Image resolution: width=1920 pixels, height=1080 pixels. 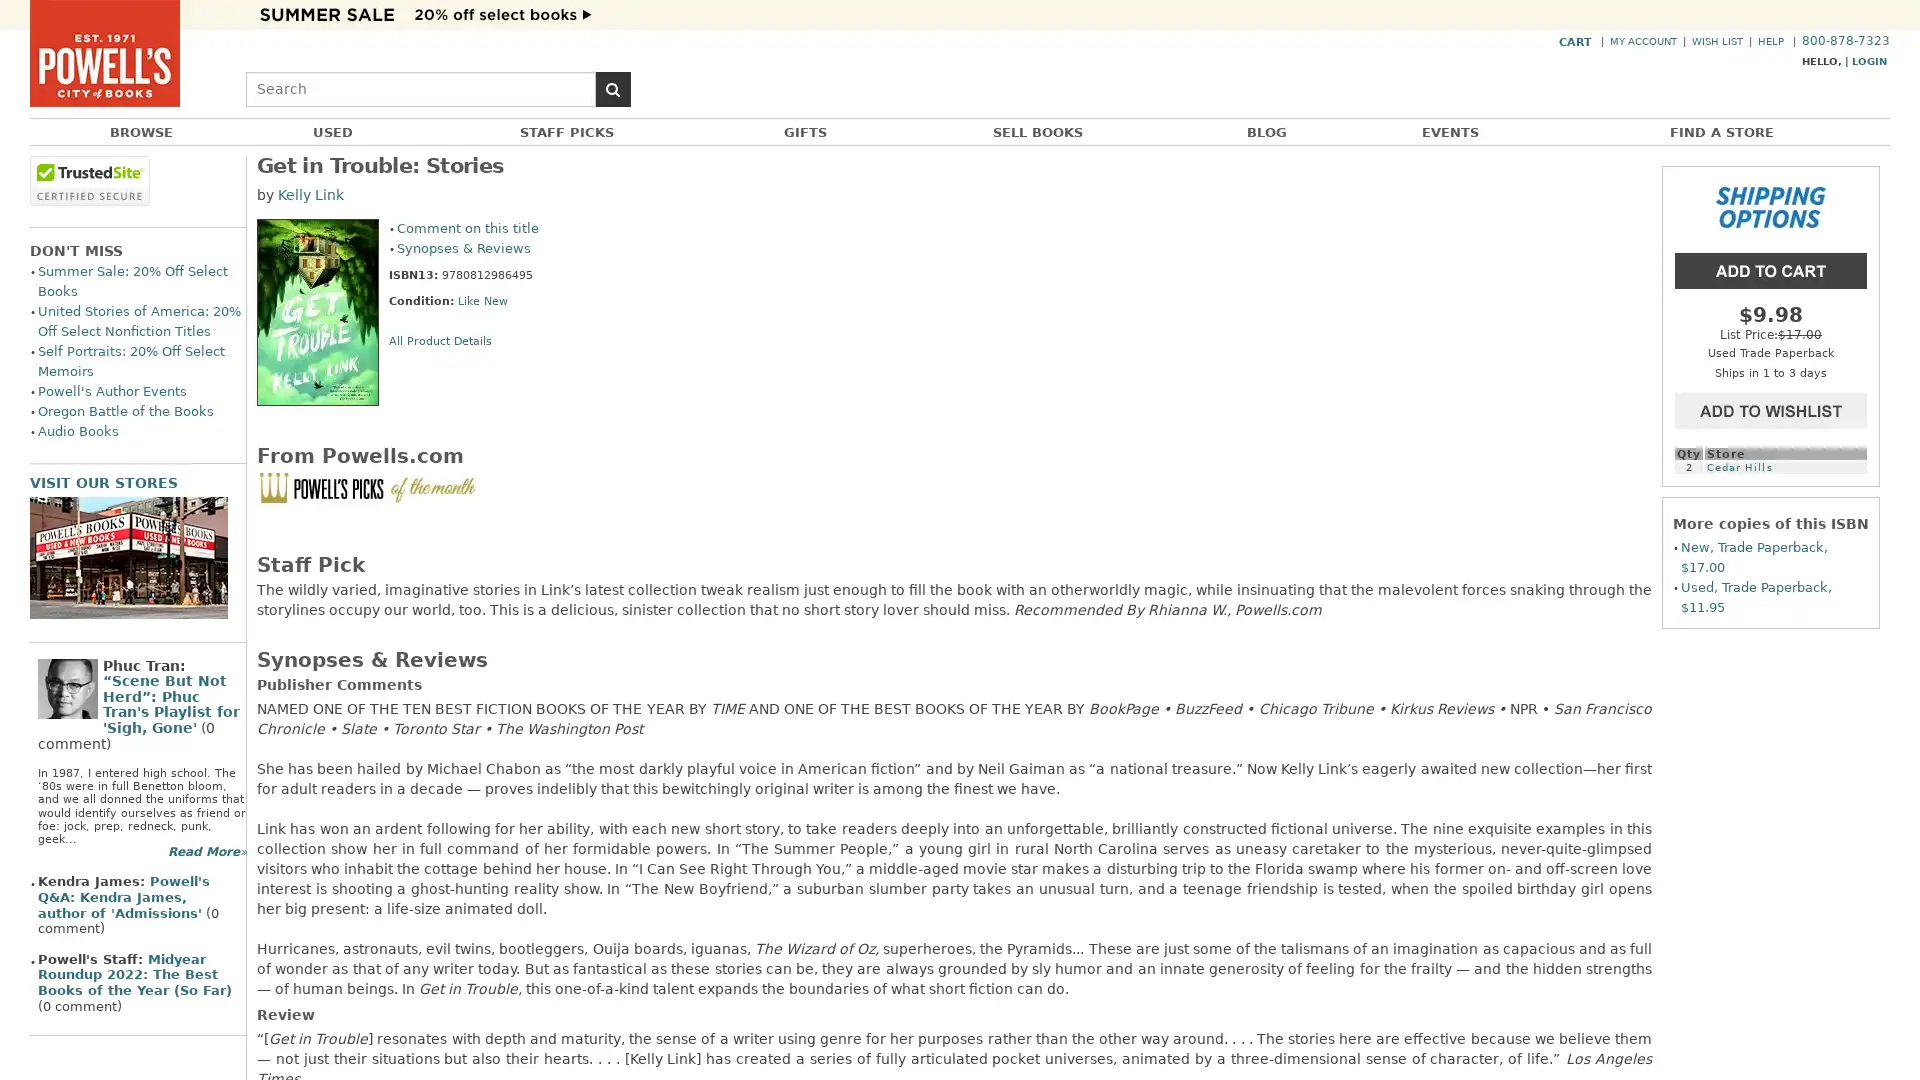 What do you see at coordinates (1771, 268) in the screenshot?
I see `Add to Cart` at bounding box center [1771, 268].